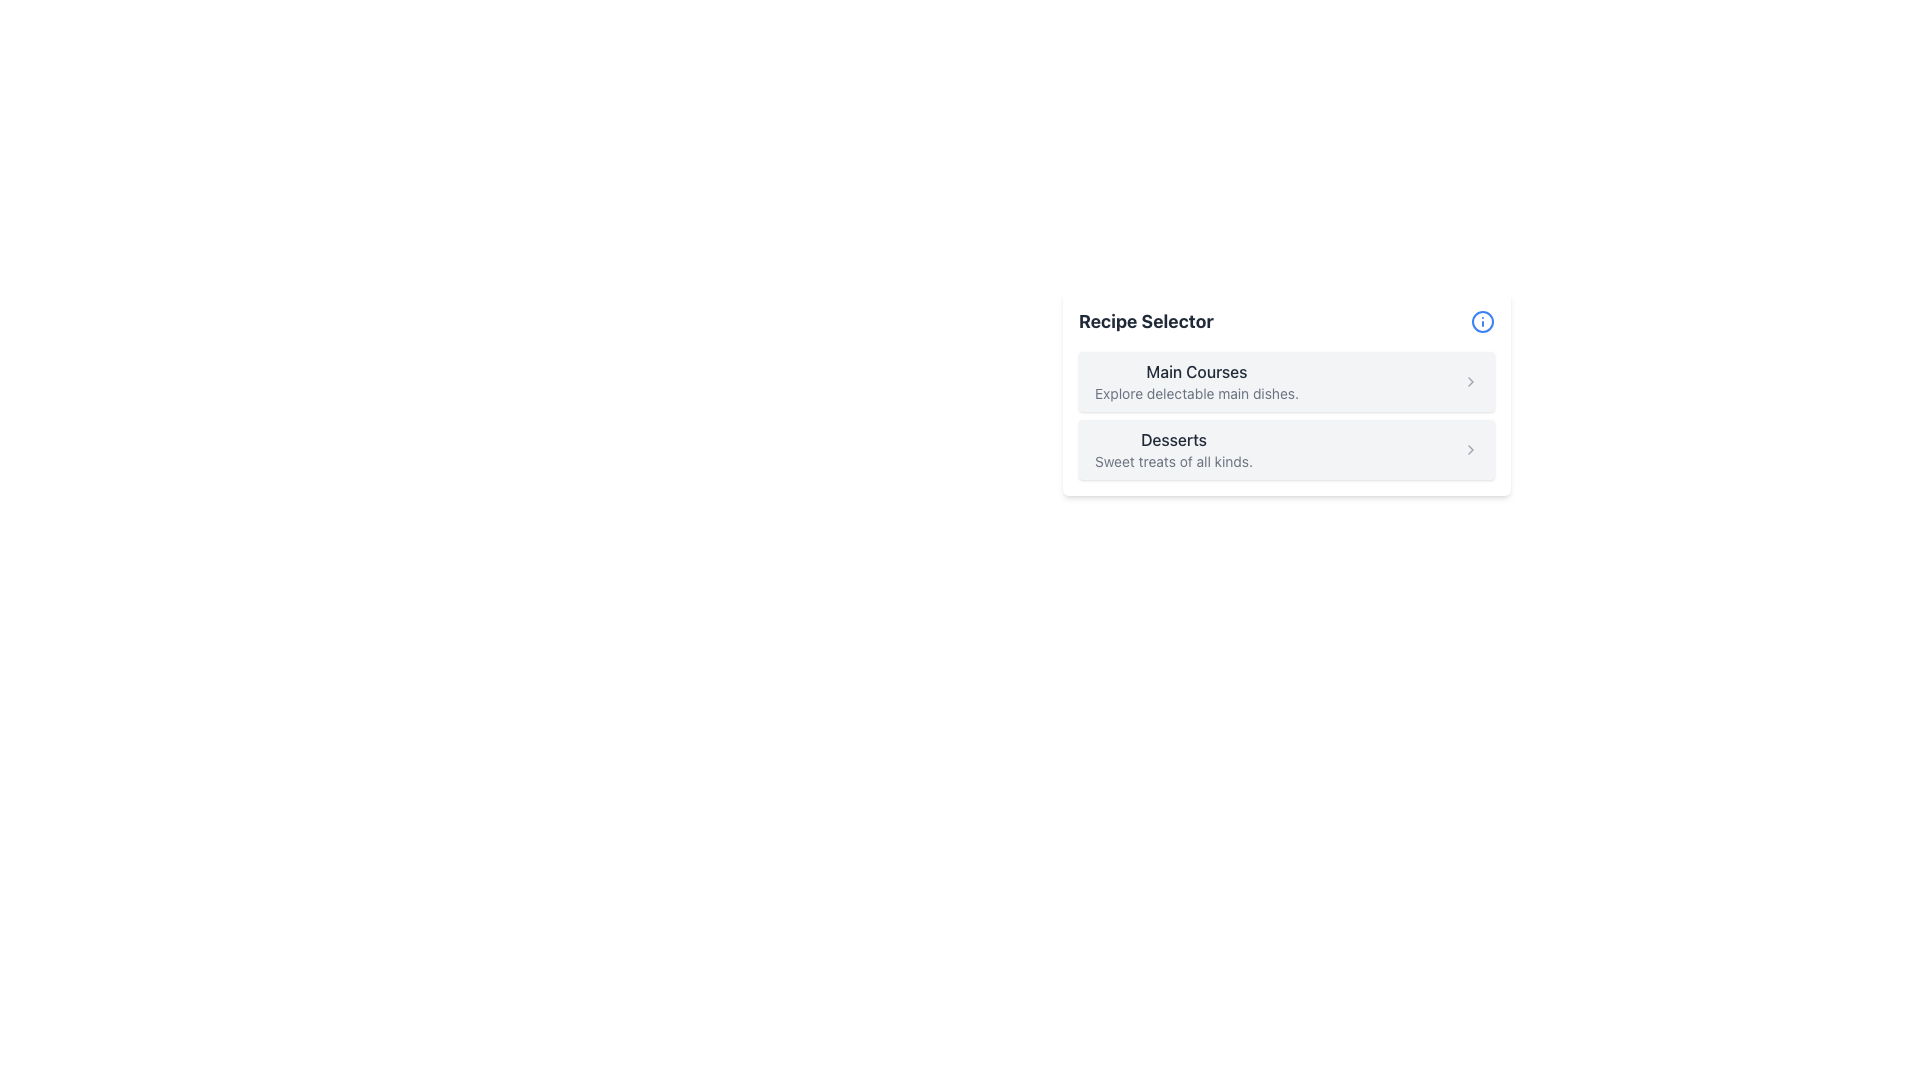 The height and width of the screenshot is (1080, 1920). What do you see at coordinates (1196, 393) in the screenshot?
I see `the light gray text 'Explore delectable main dishes.' located under the 'Main Courses' heading in the Recipe Selector section` at bounding box center [1196, 393].